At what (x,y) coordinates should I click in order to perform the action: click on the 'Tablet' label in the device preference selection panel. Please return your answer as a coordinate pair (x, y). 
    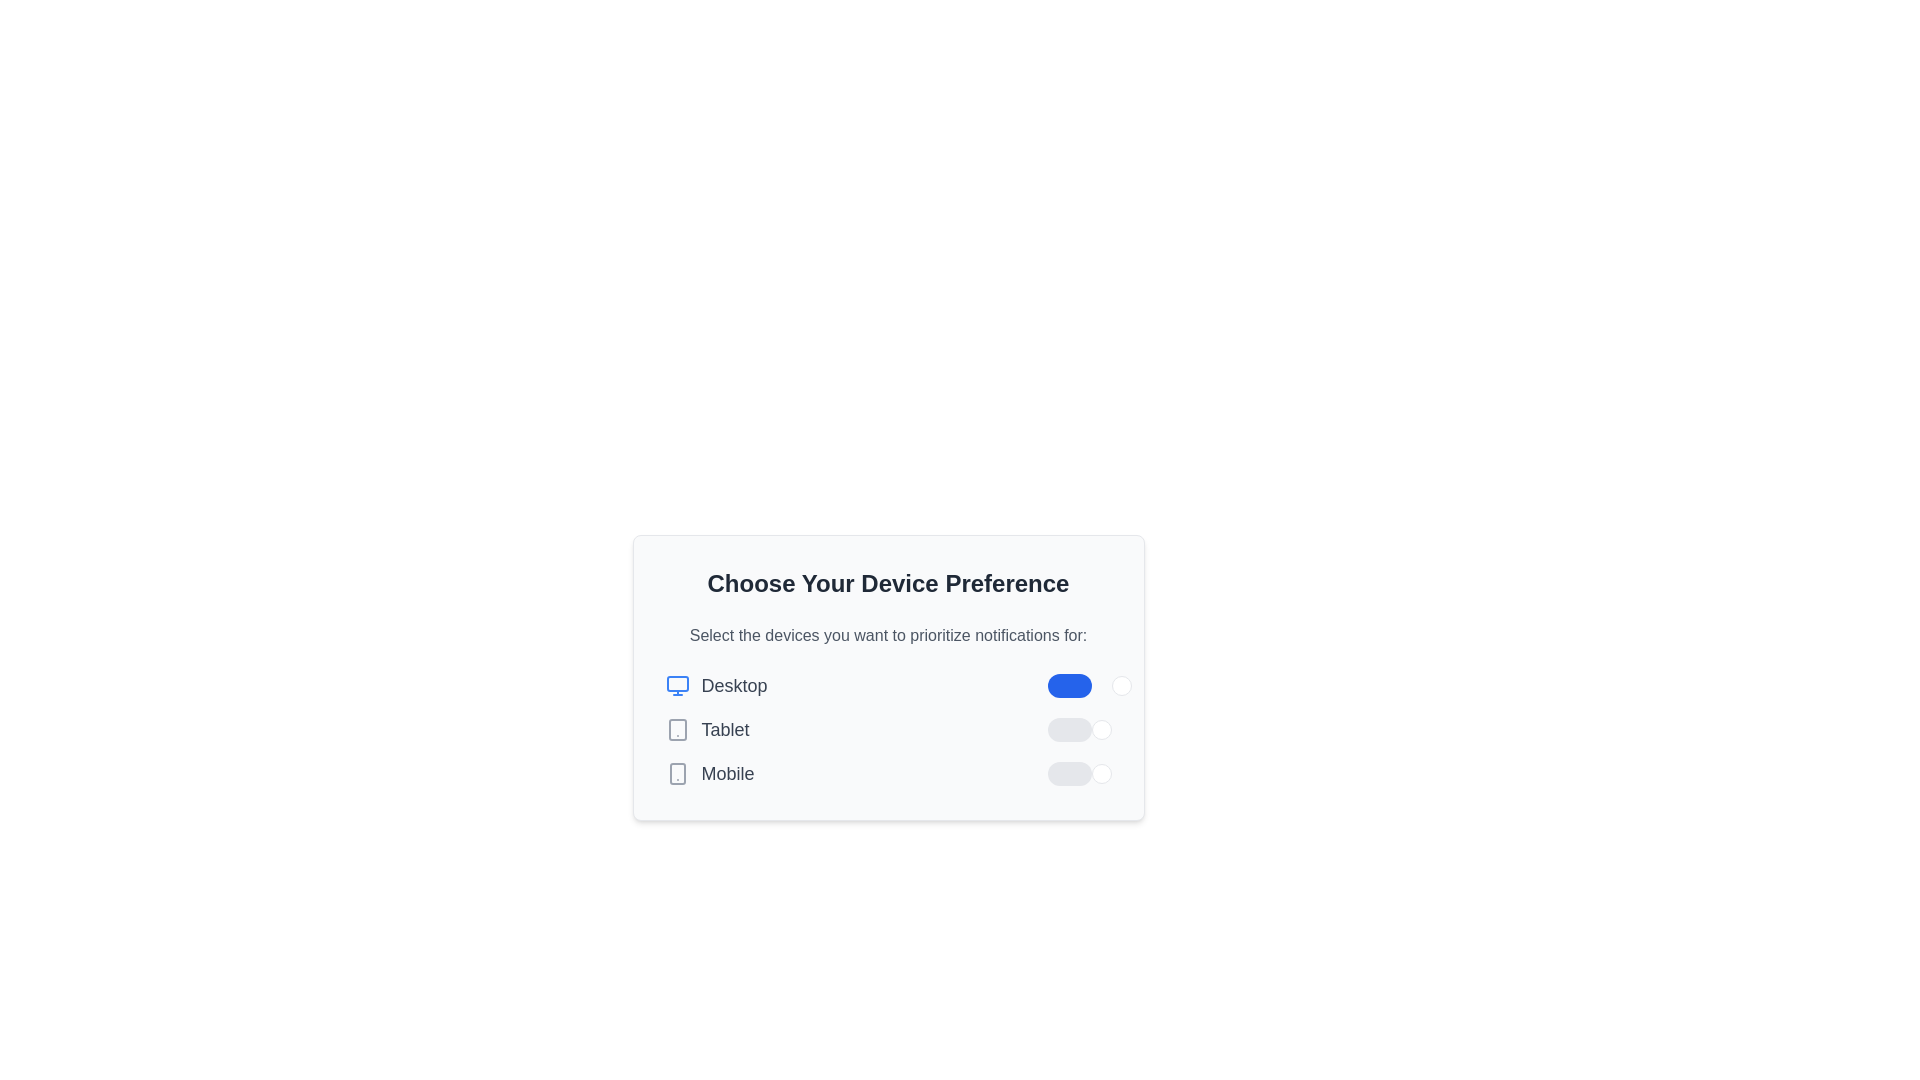
    Looking at the image, I should click on (724, 729).